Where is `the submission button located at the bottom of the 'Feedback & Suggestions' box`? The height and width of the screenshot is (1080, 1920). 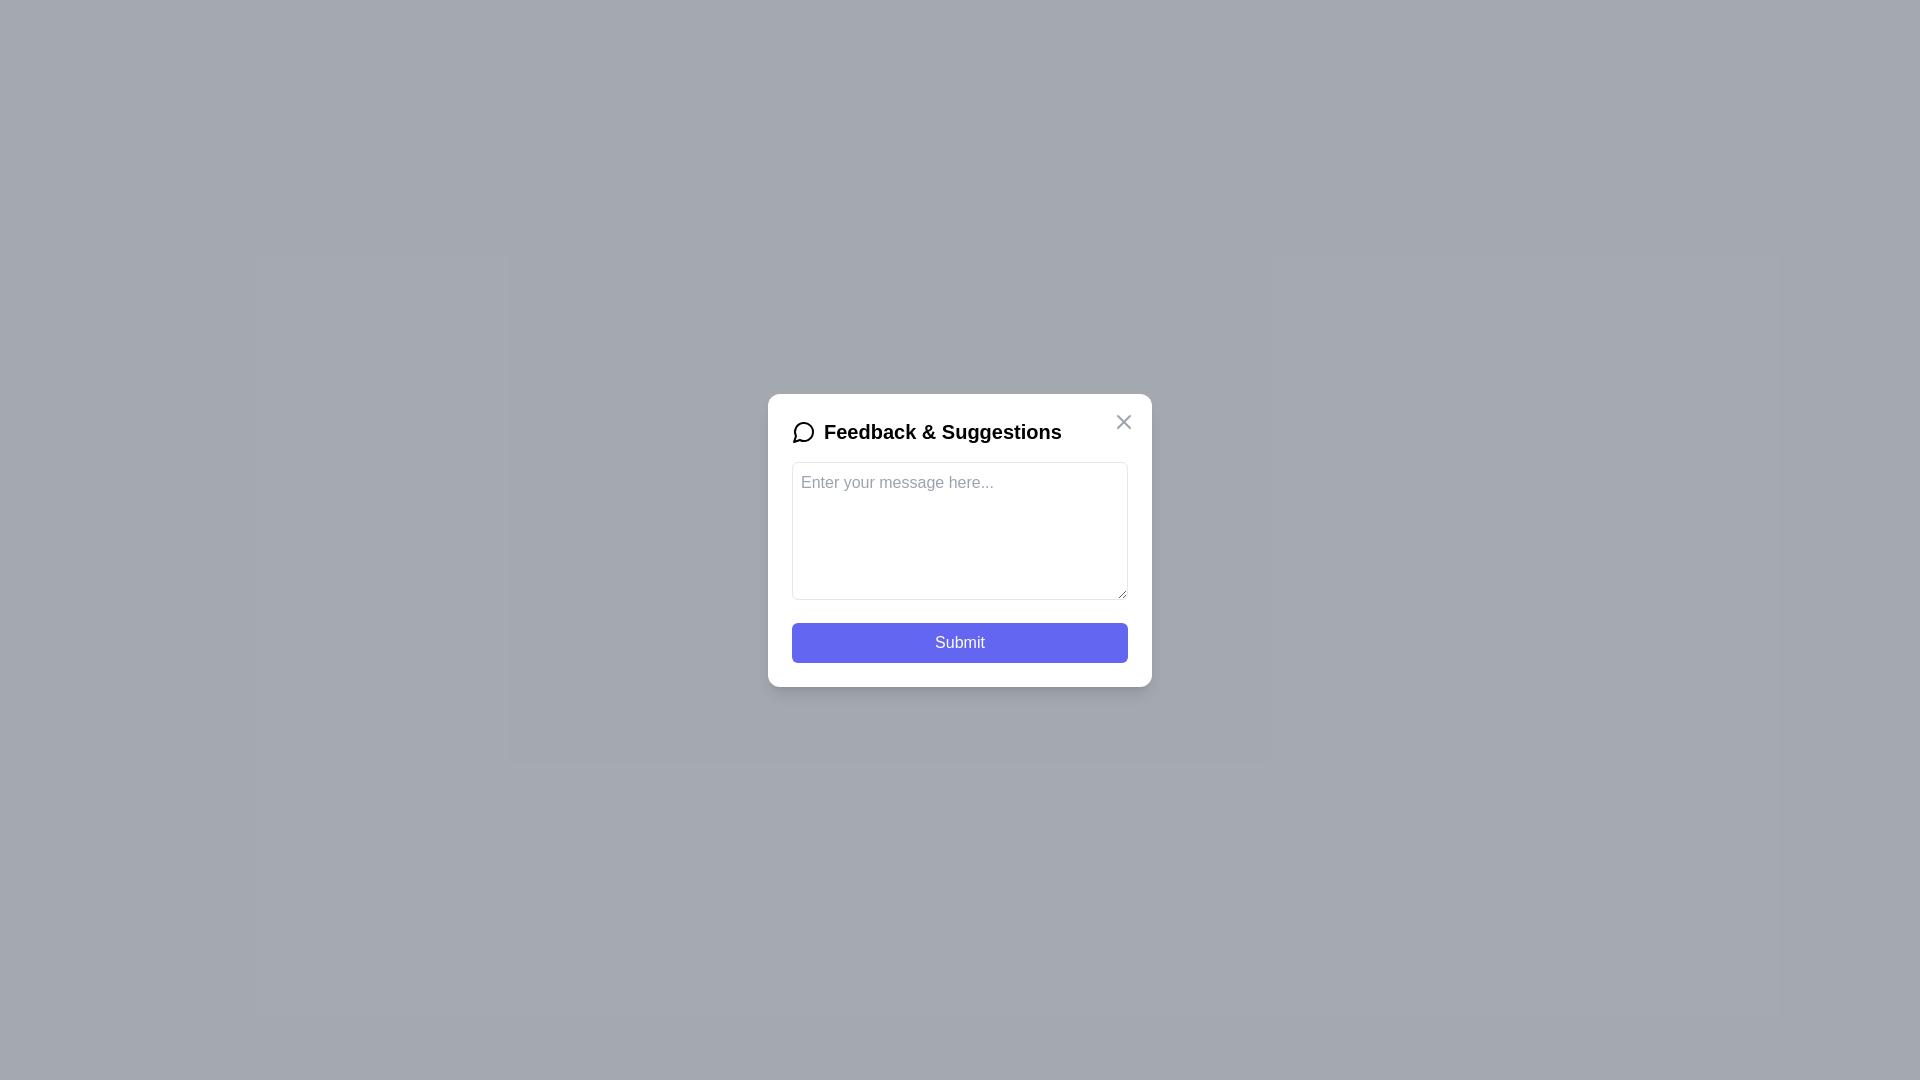
the submission button located at the bottom of the 'Feedback & Suggestions' box is located at coordinates (960, 642).